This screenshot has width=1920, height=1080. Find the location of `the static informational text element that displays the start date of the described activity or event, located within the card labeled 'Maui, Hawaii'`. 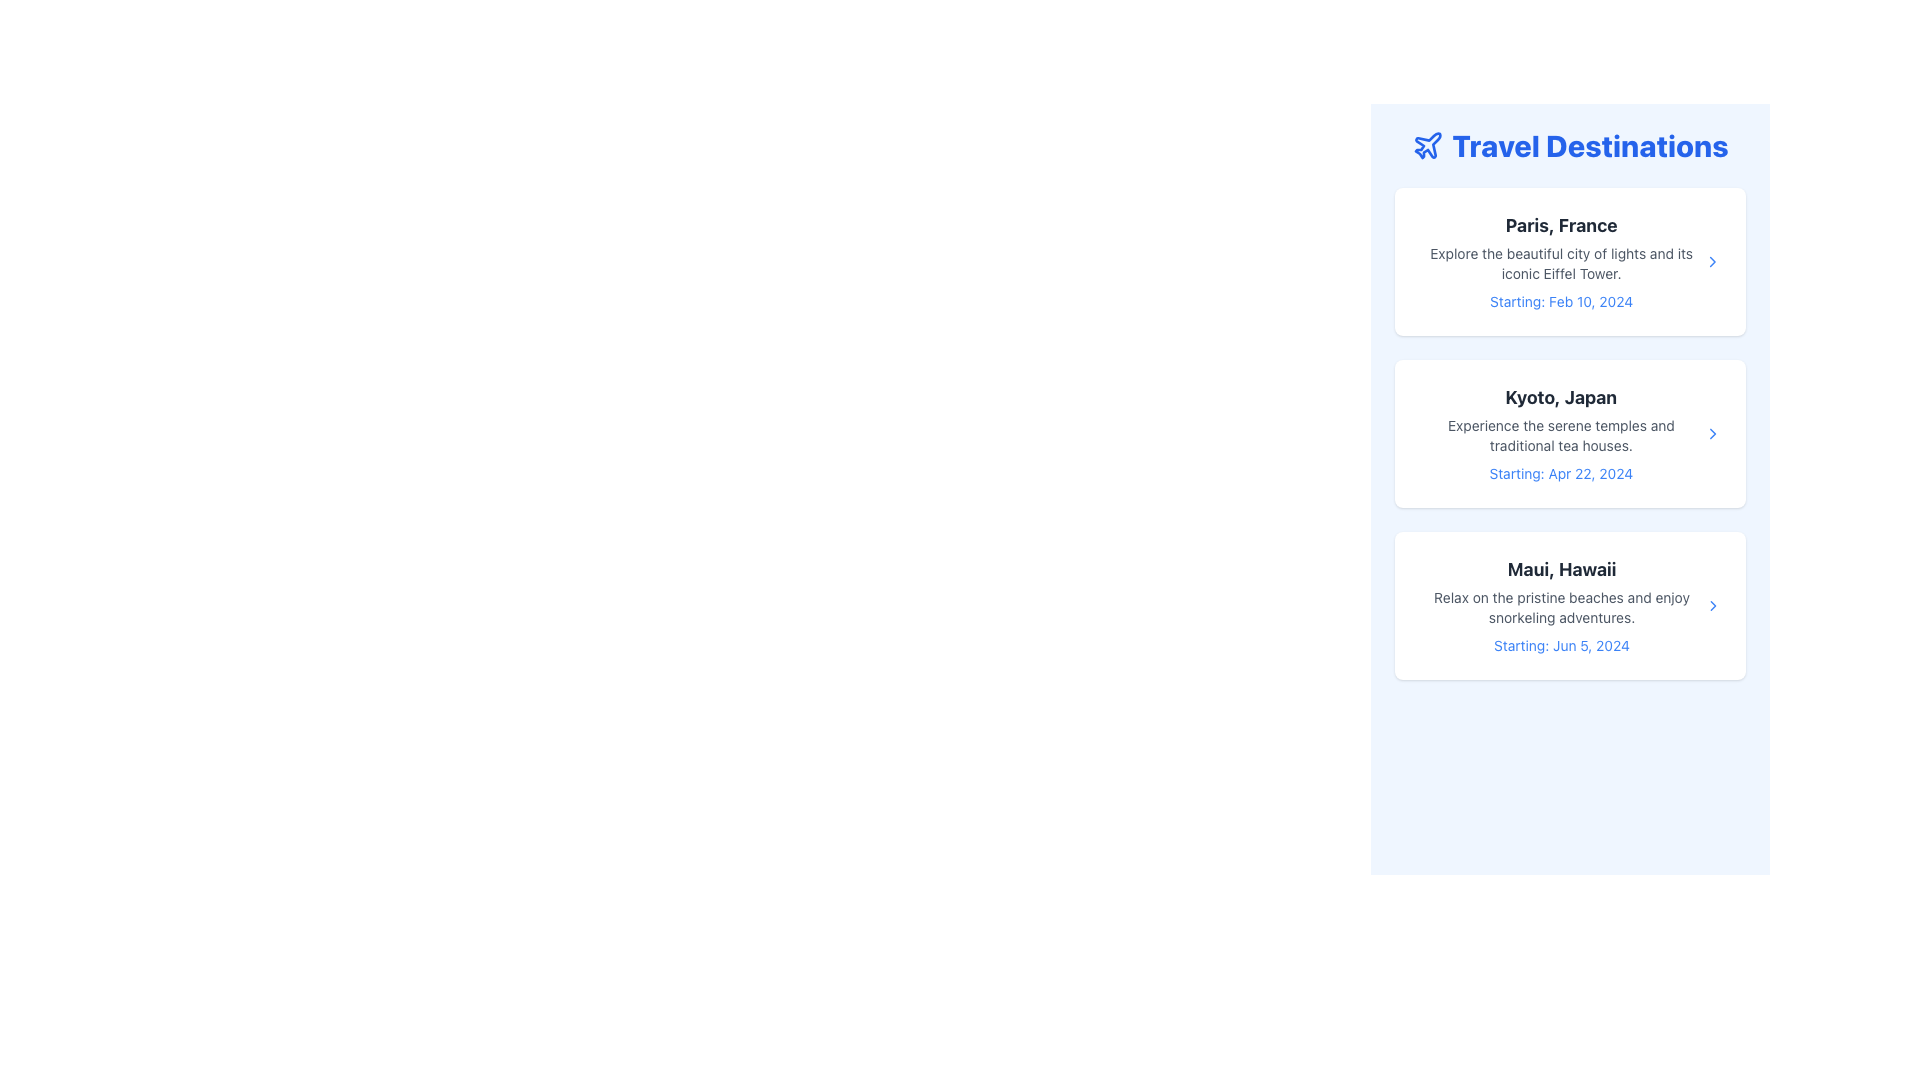

the static informational text element that displays the start date of the described activity or event, located within the card labeled 'Maui, Hawaii' is located at coordinates (1561, 645).